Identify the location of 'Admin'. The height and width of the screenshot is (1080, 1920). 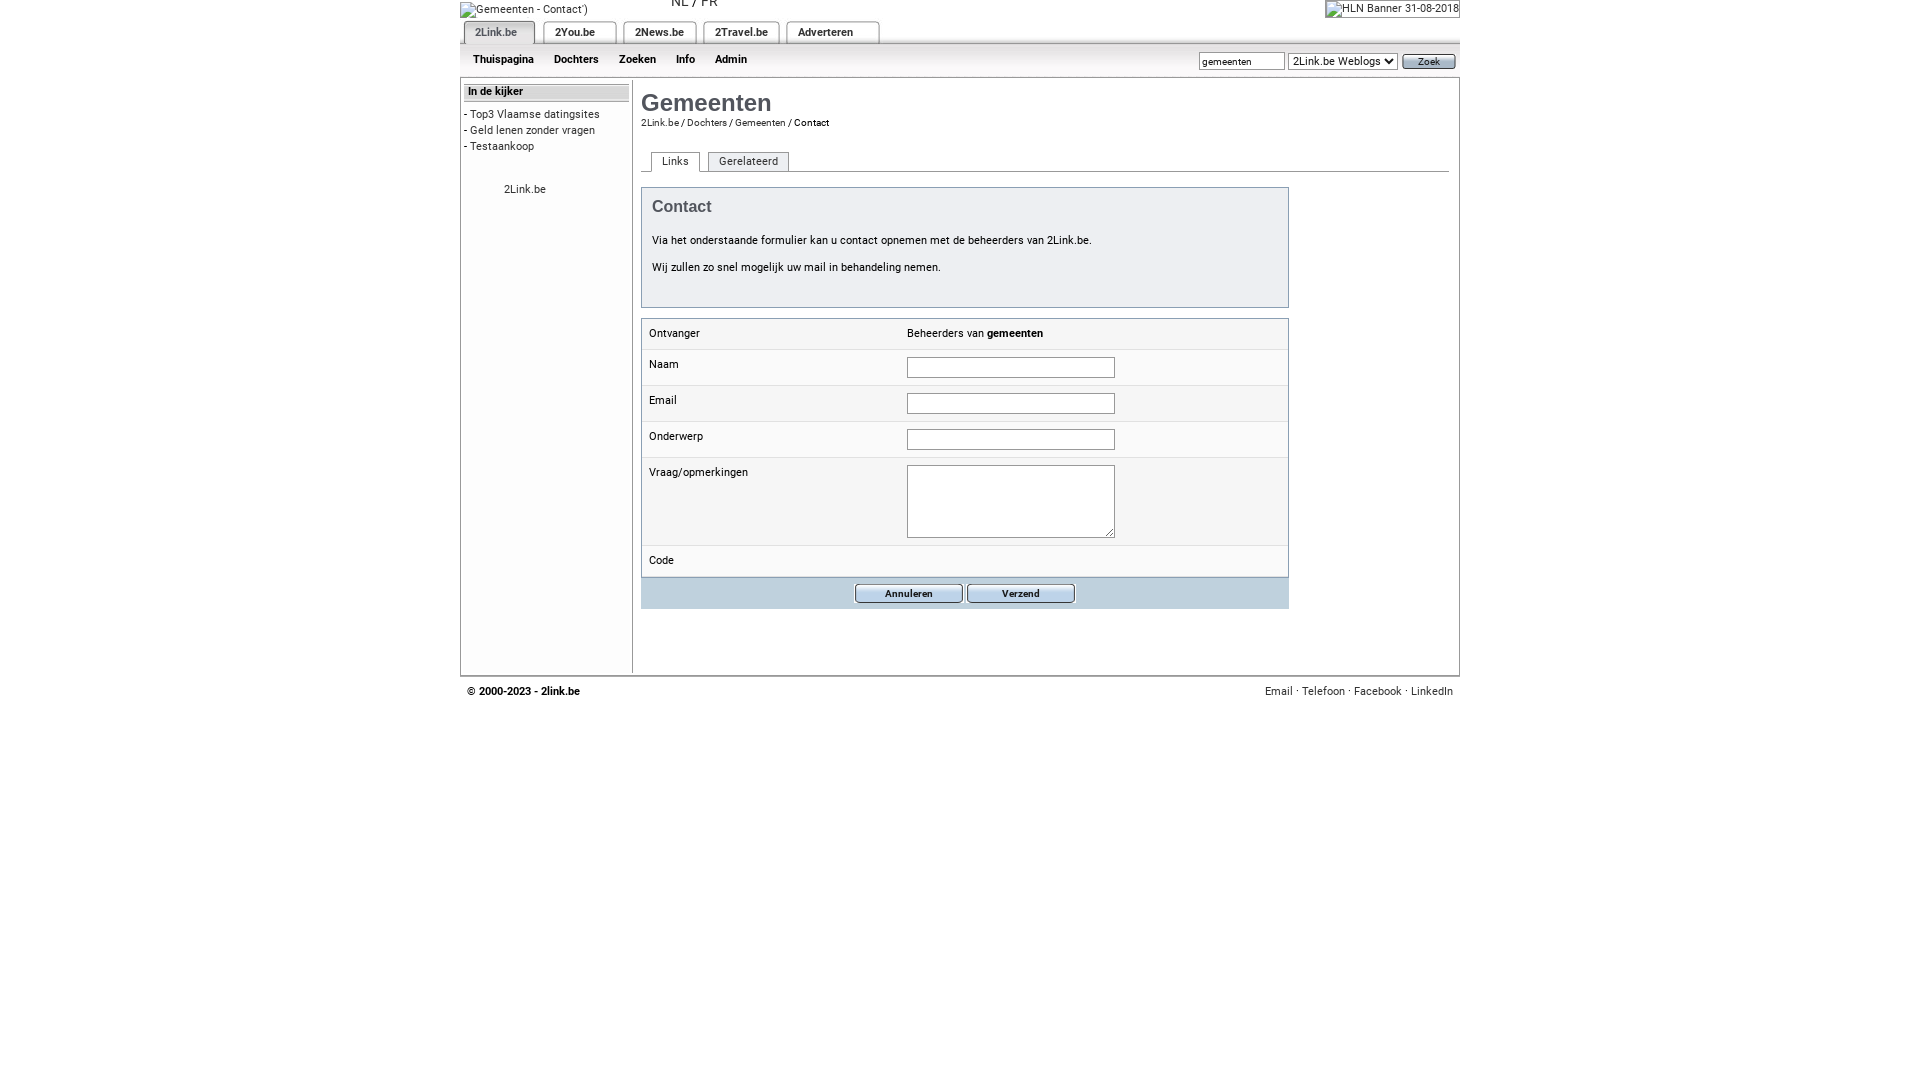
(705, 58).